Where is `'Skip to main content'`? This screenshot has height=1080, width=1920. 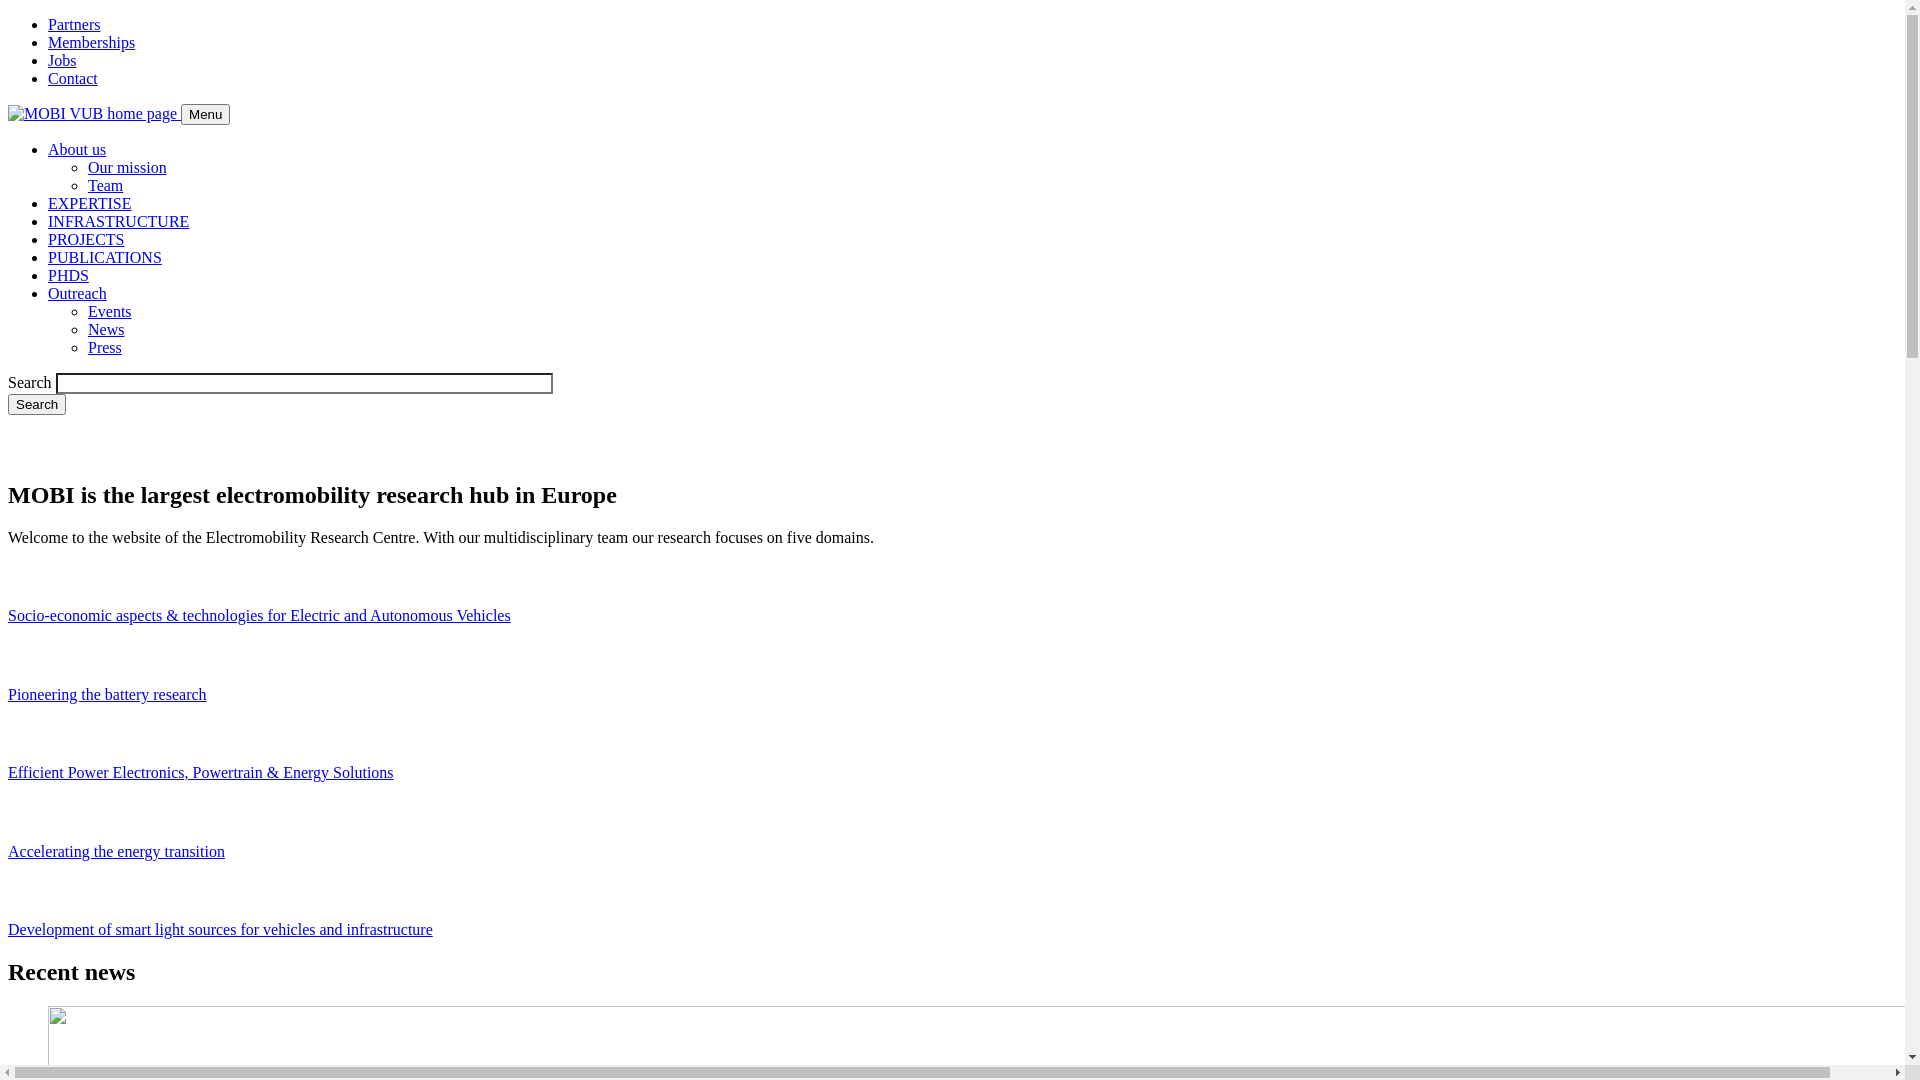 'Skip to main content' is located at coordinates (8, 16).